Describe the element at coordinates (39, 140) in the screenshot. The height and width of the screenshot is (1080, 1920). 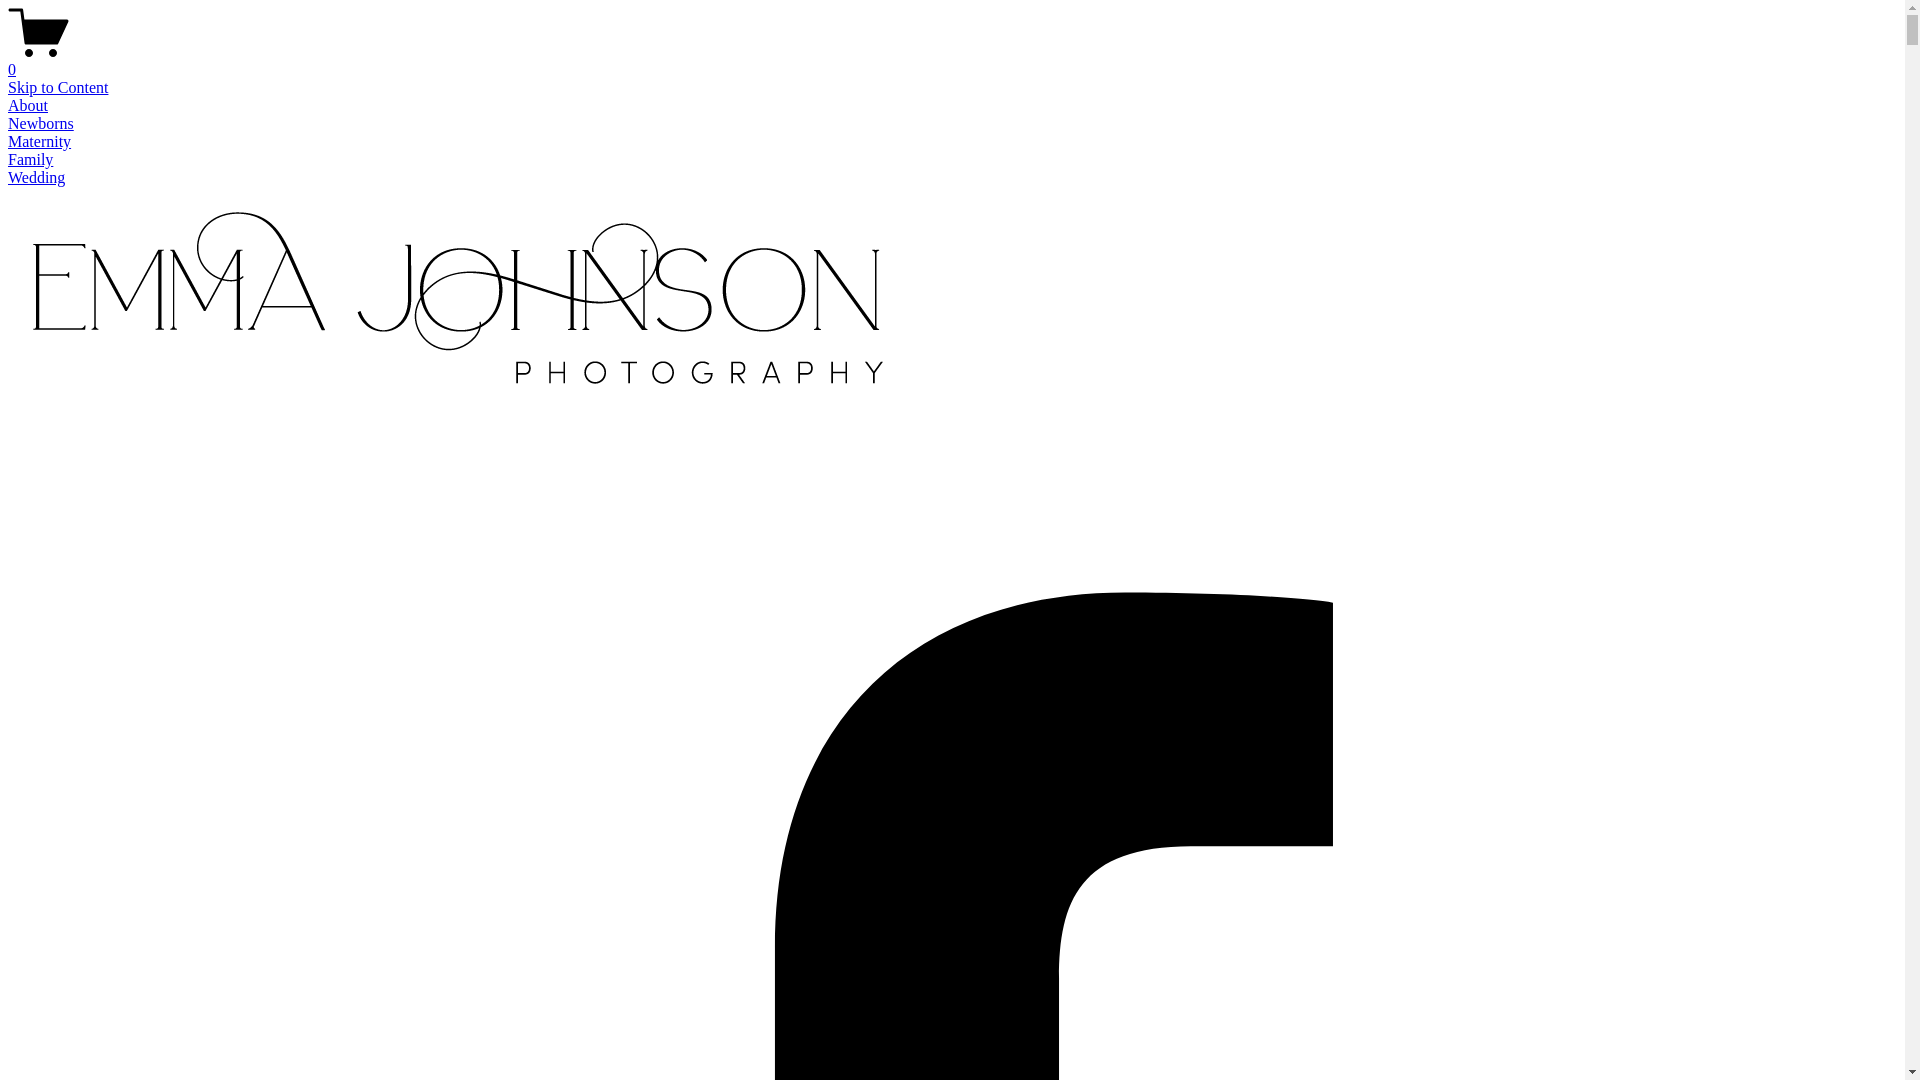
I see `'Maternity'` at that location.